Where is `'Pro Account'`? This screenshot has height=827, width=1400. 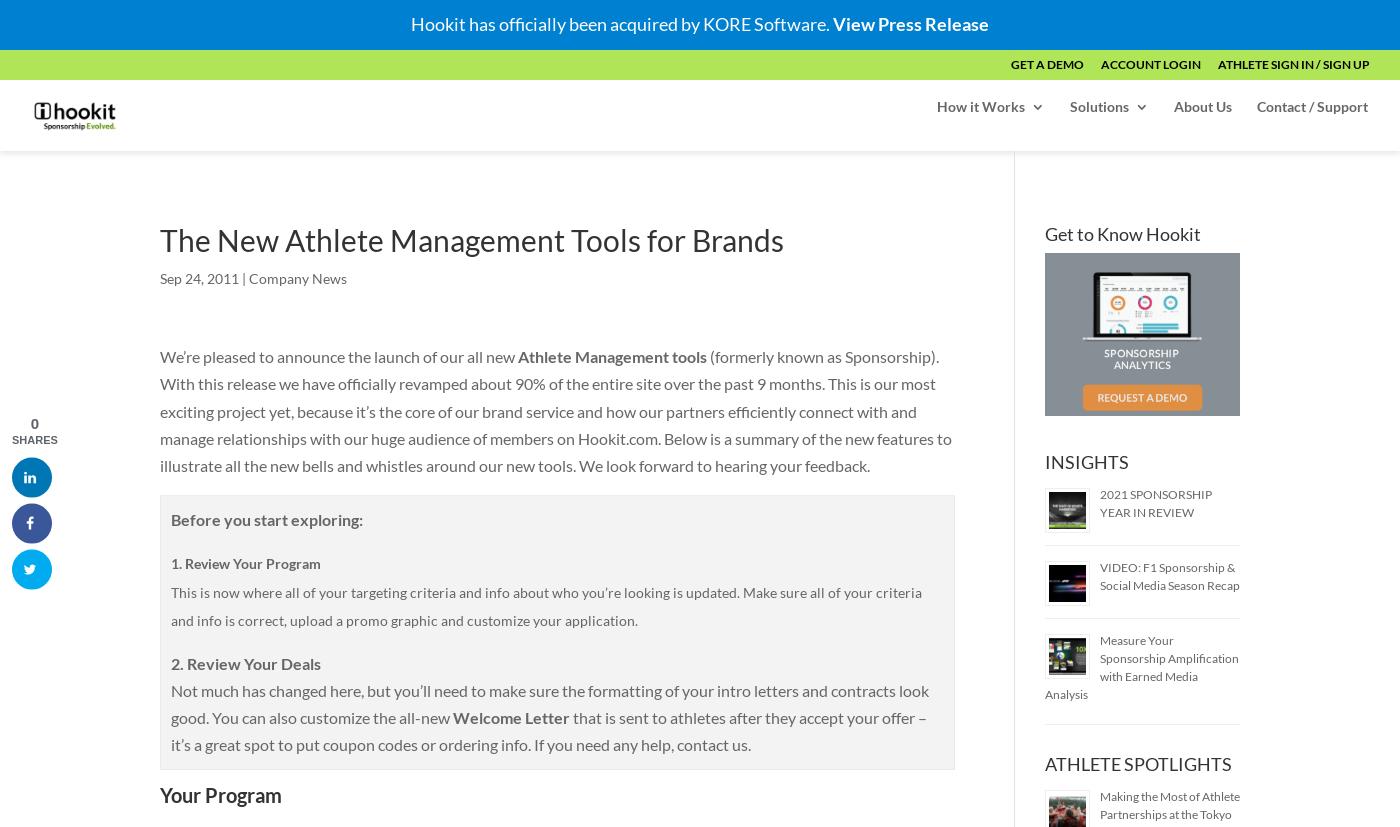 'Pro Account' is located at coordinates (819, 329).